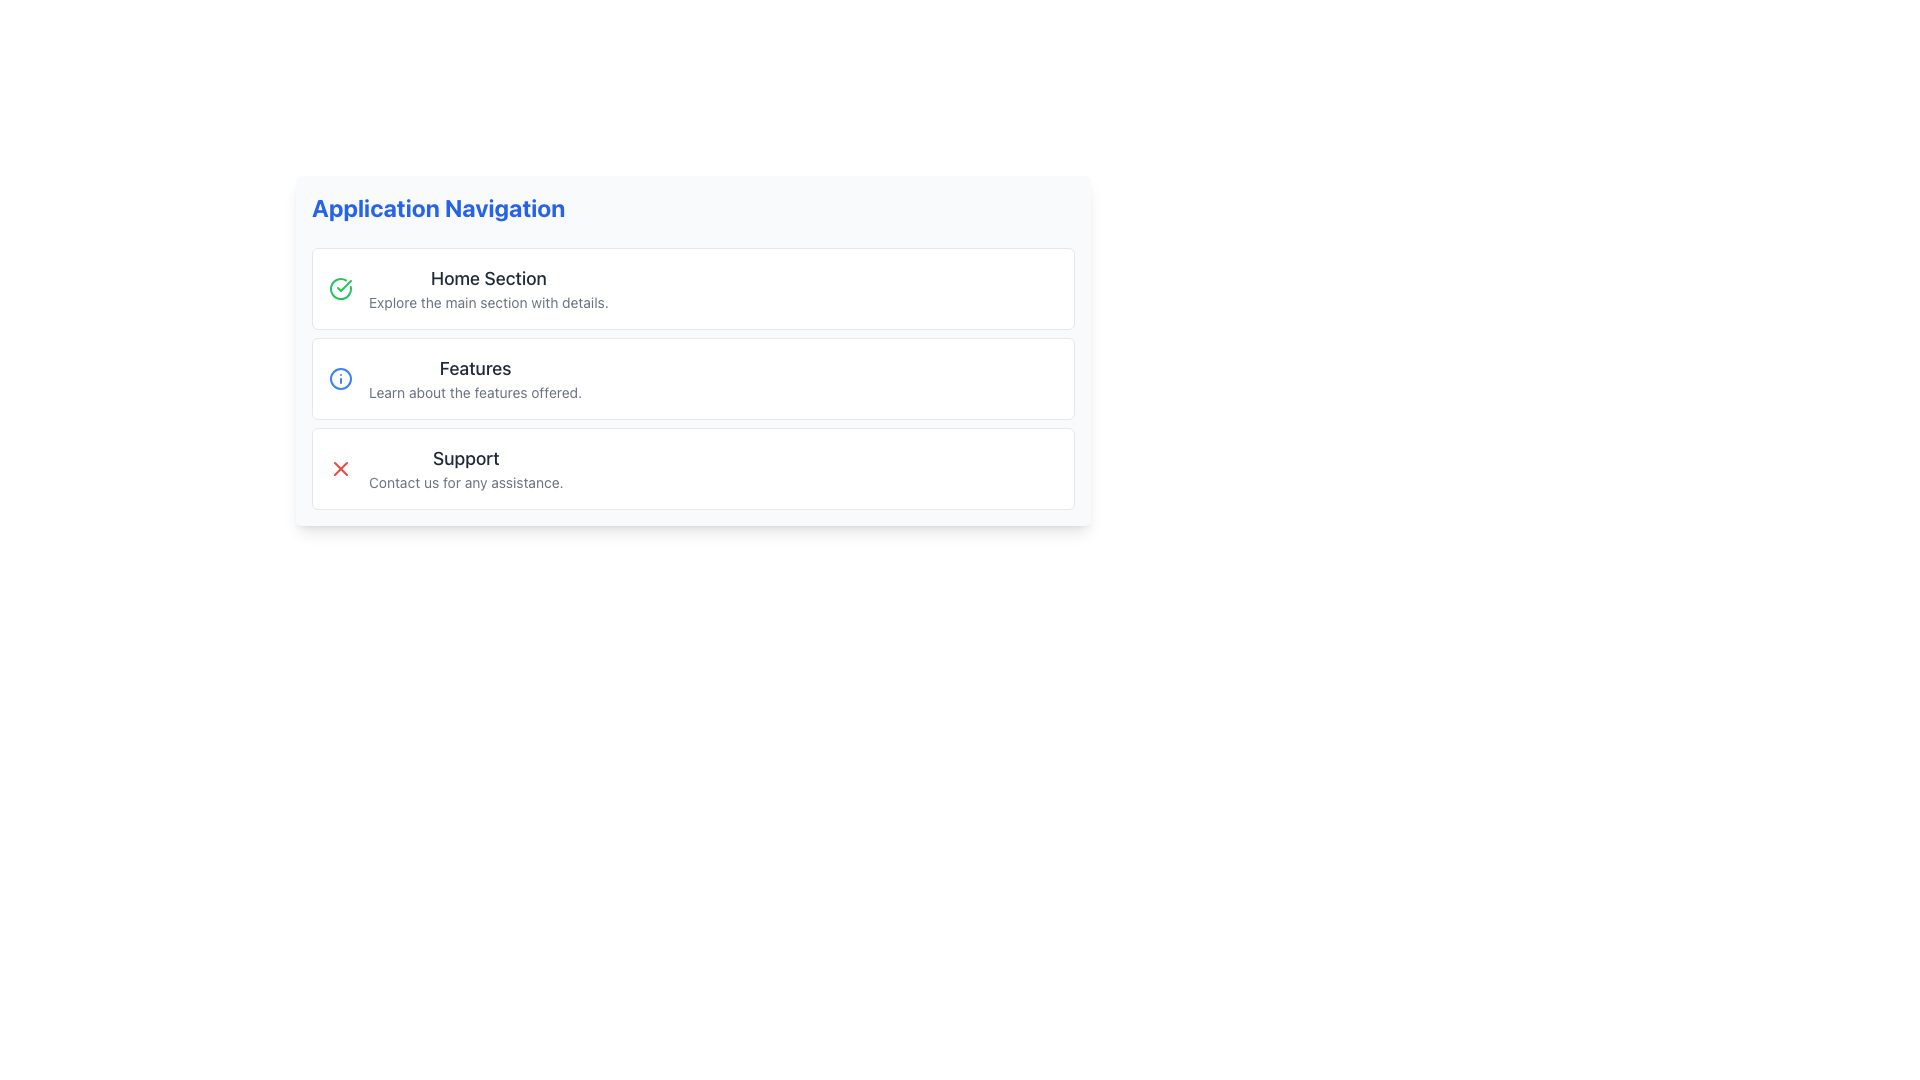  Describe the element at coordinates (344, 285) in the screenshot. I see `the green checkmark icon located in the 'Home Section' of the navigation card, positioned to the left of the 'Home Section' title` at that location.